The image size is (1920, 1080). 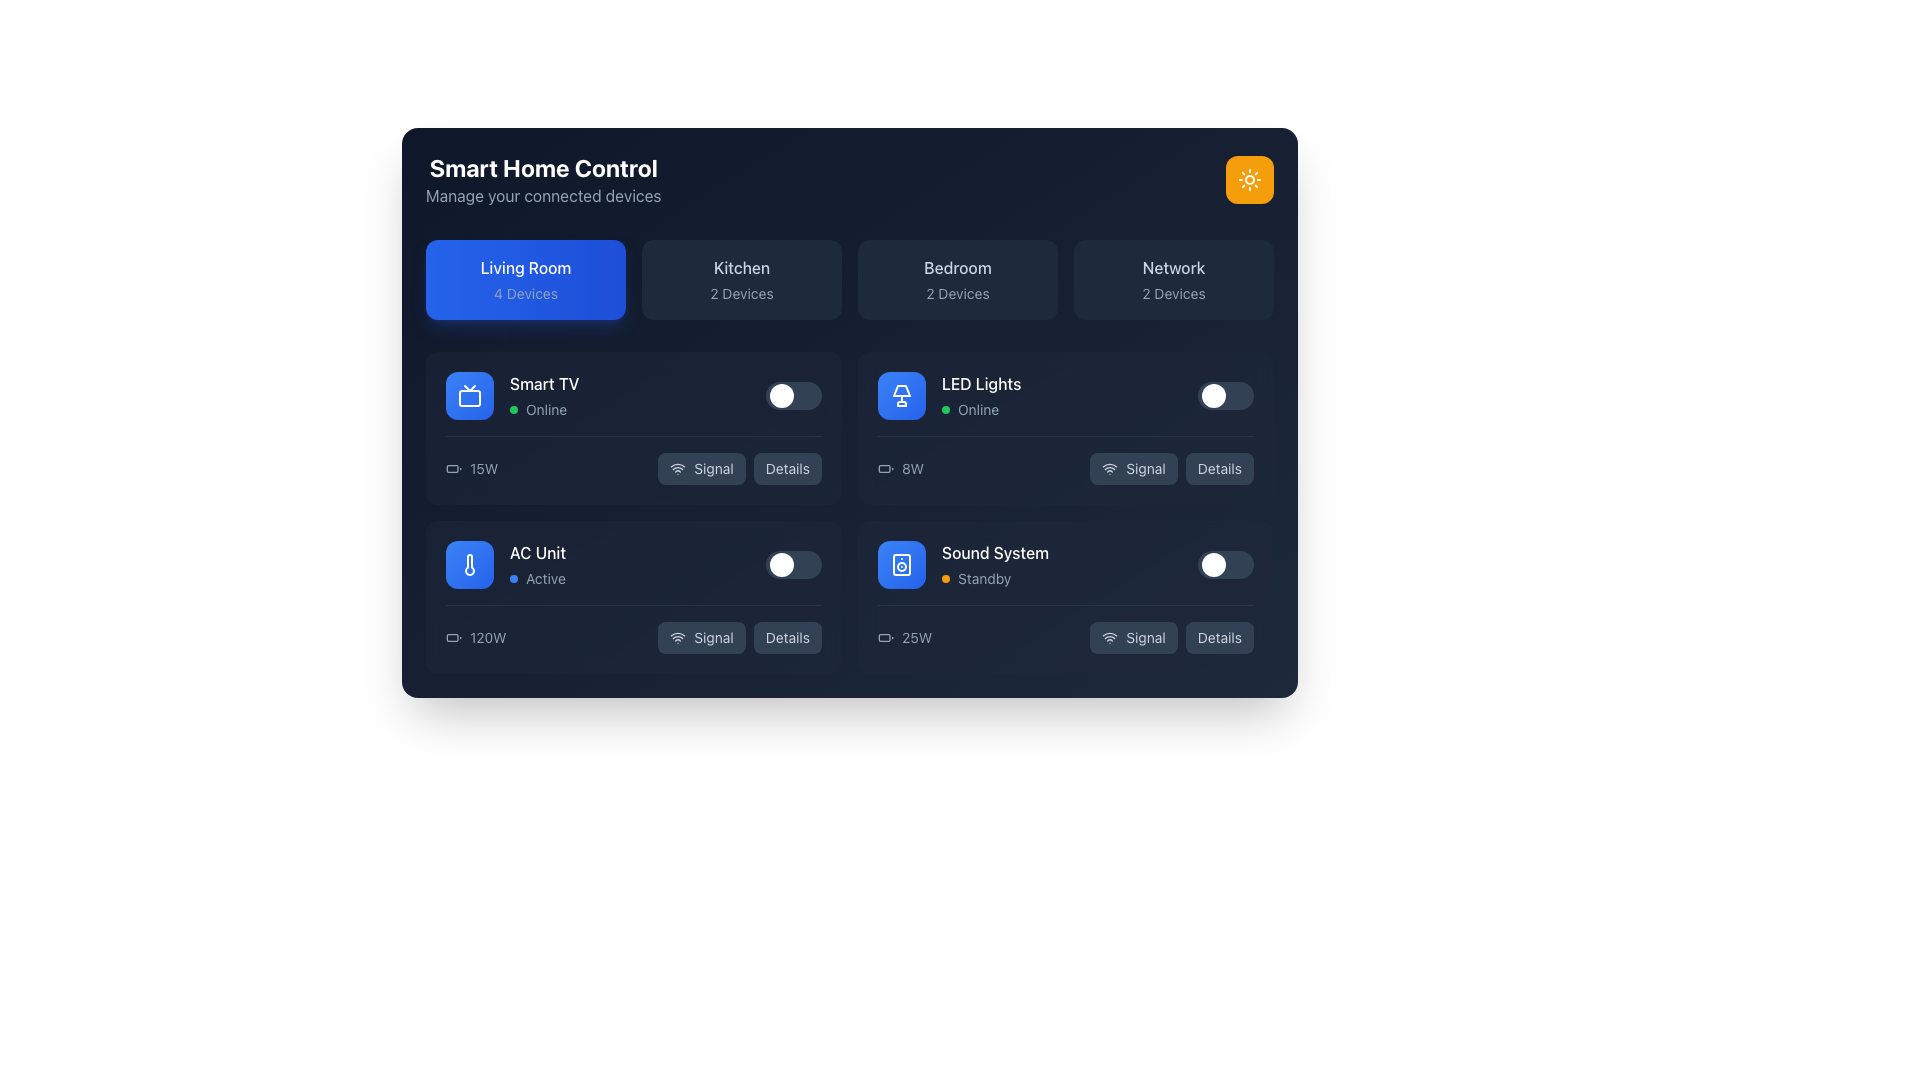 What do you see at coordinates (957, 266) in the screenshot?
I see `the static text label displaying 'Bedroom', which is center-aligned in slate-gray color, positioned in the top row of the interface between 'Kitchen' and 'Network'` at bounding box center [957, 266].